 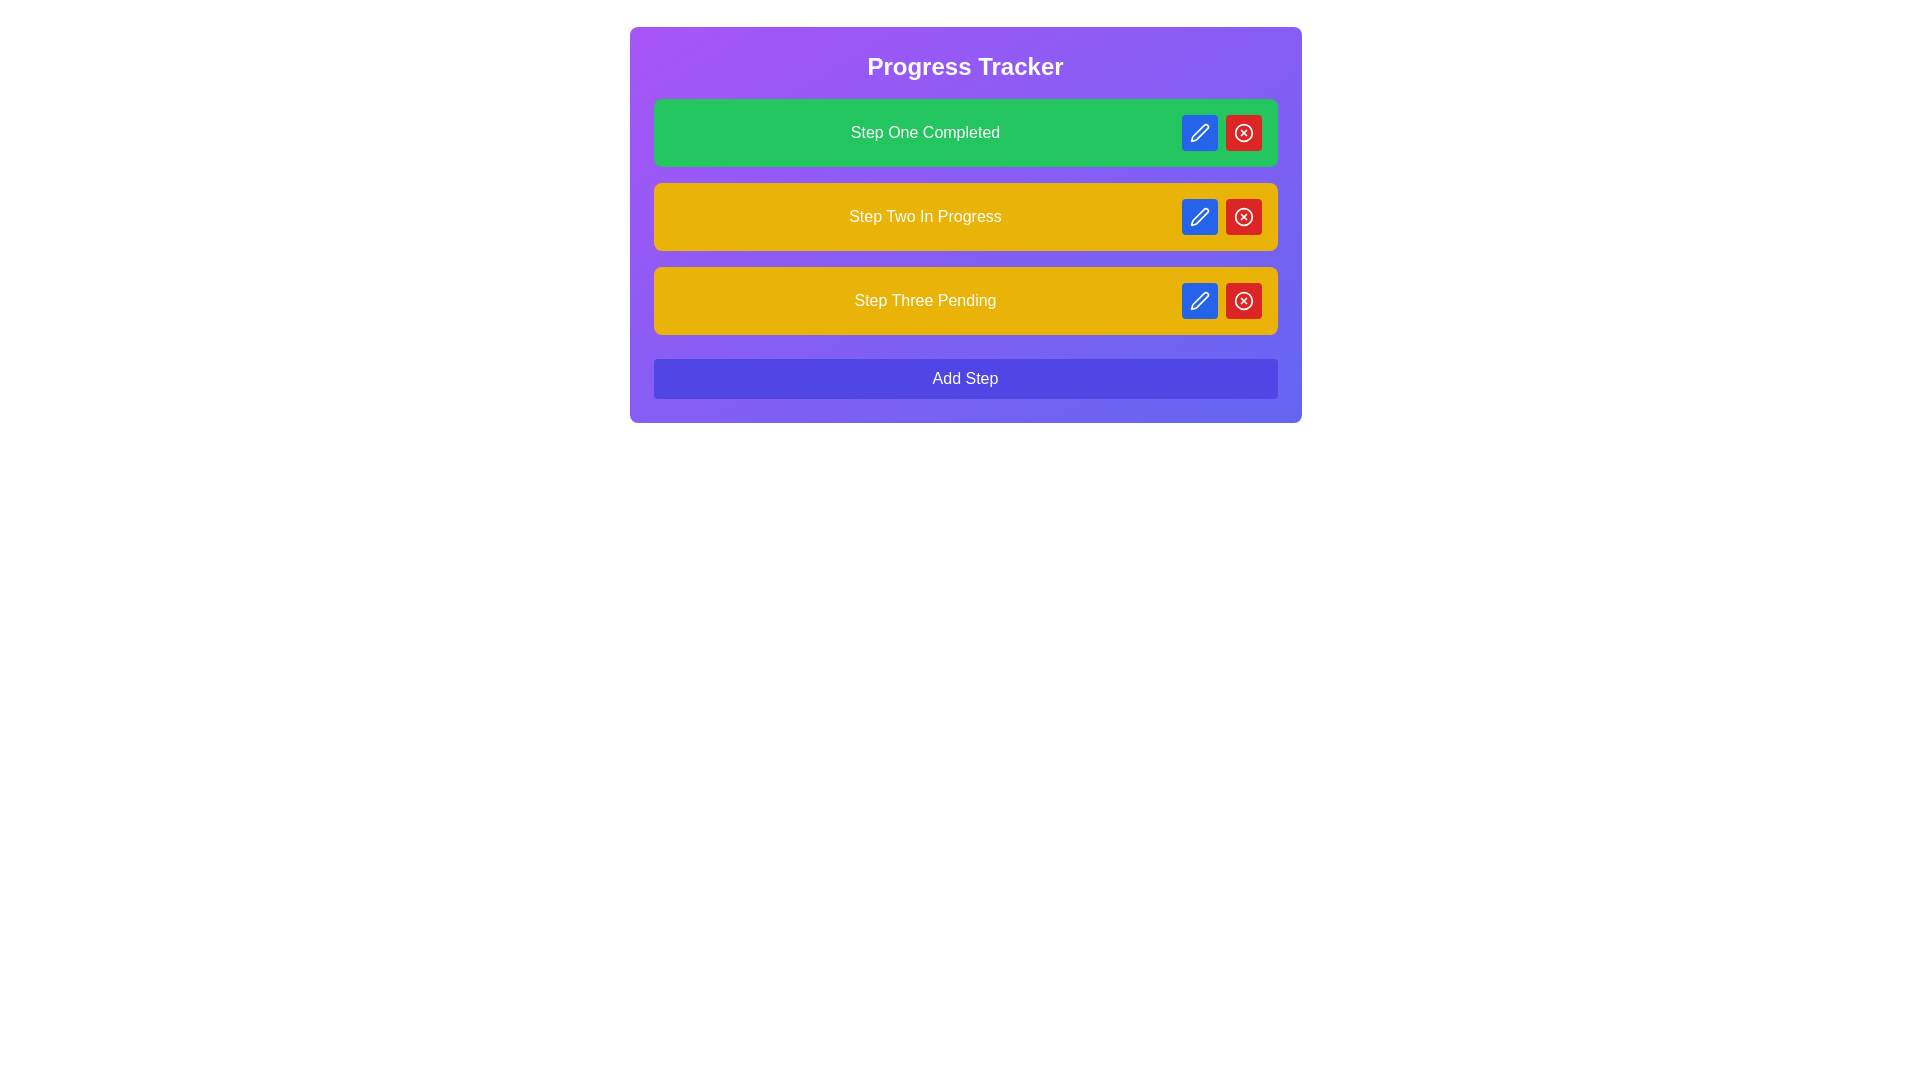 I want to click on the button located in the lower row of the 'Step Three Pending' section, so click(x=1199, y=300).